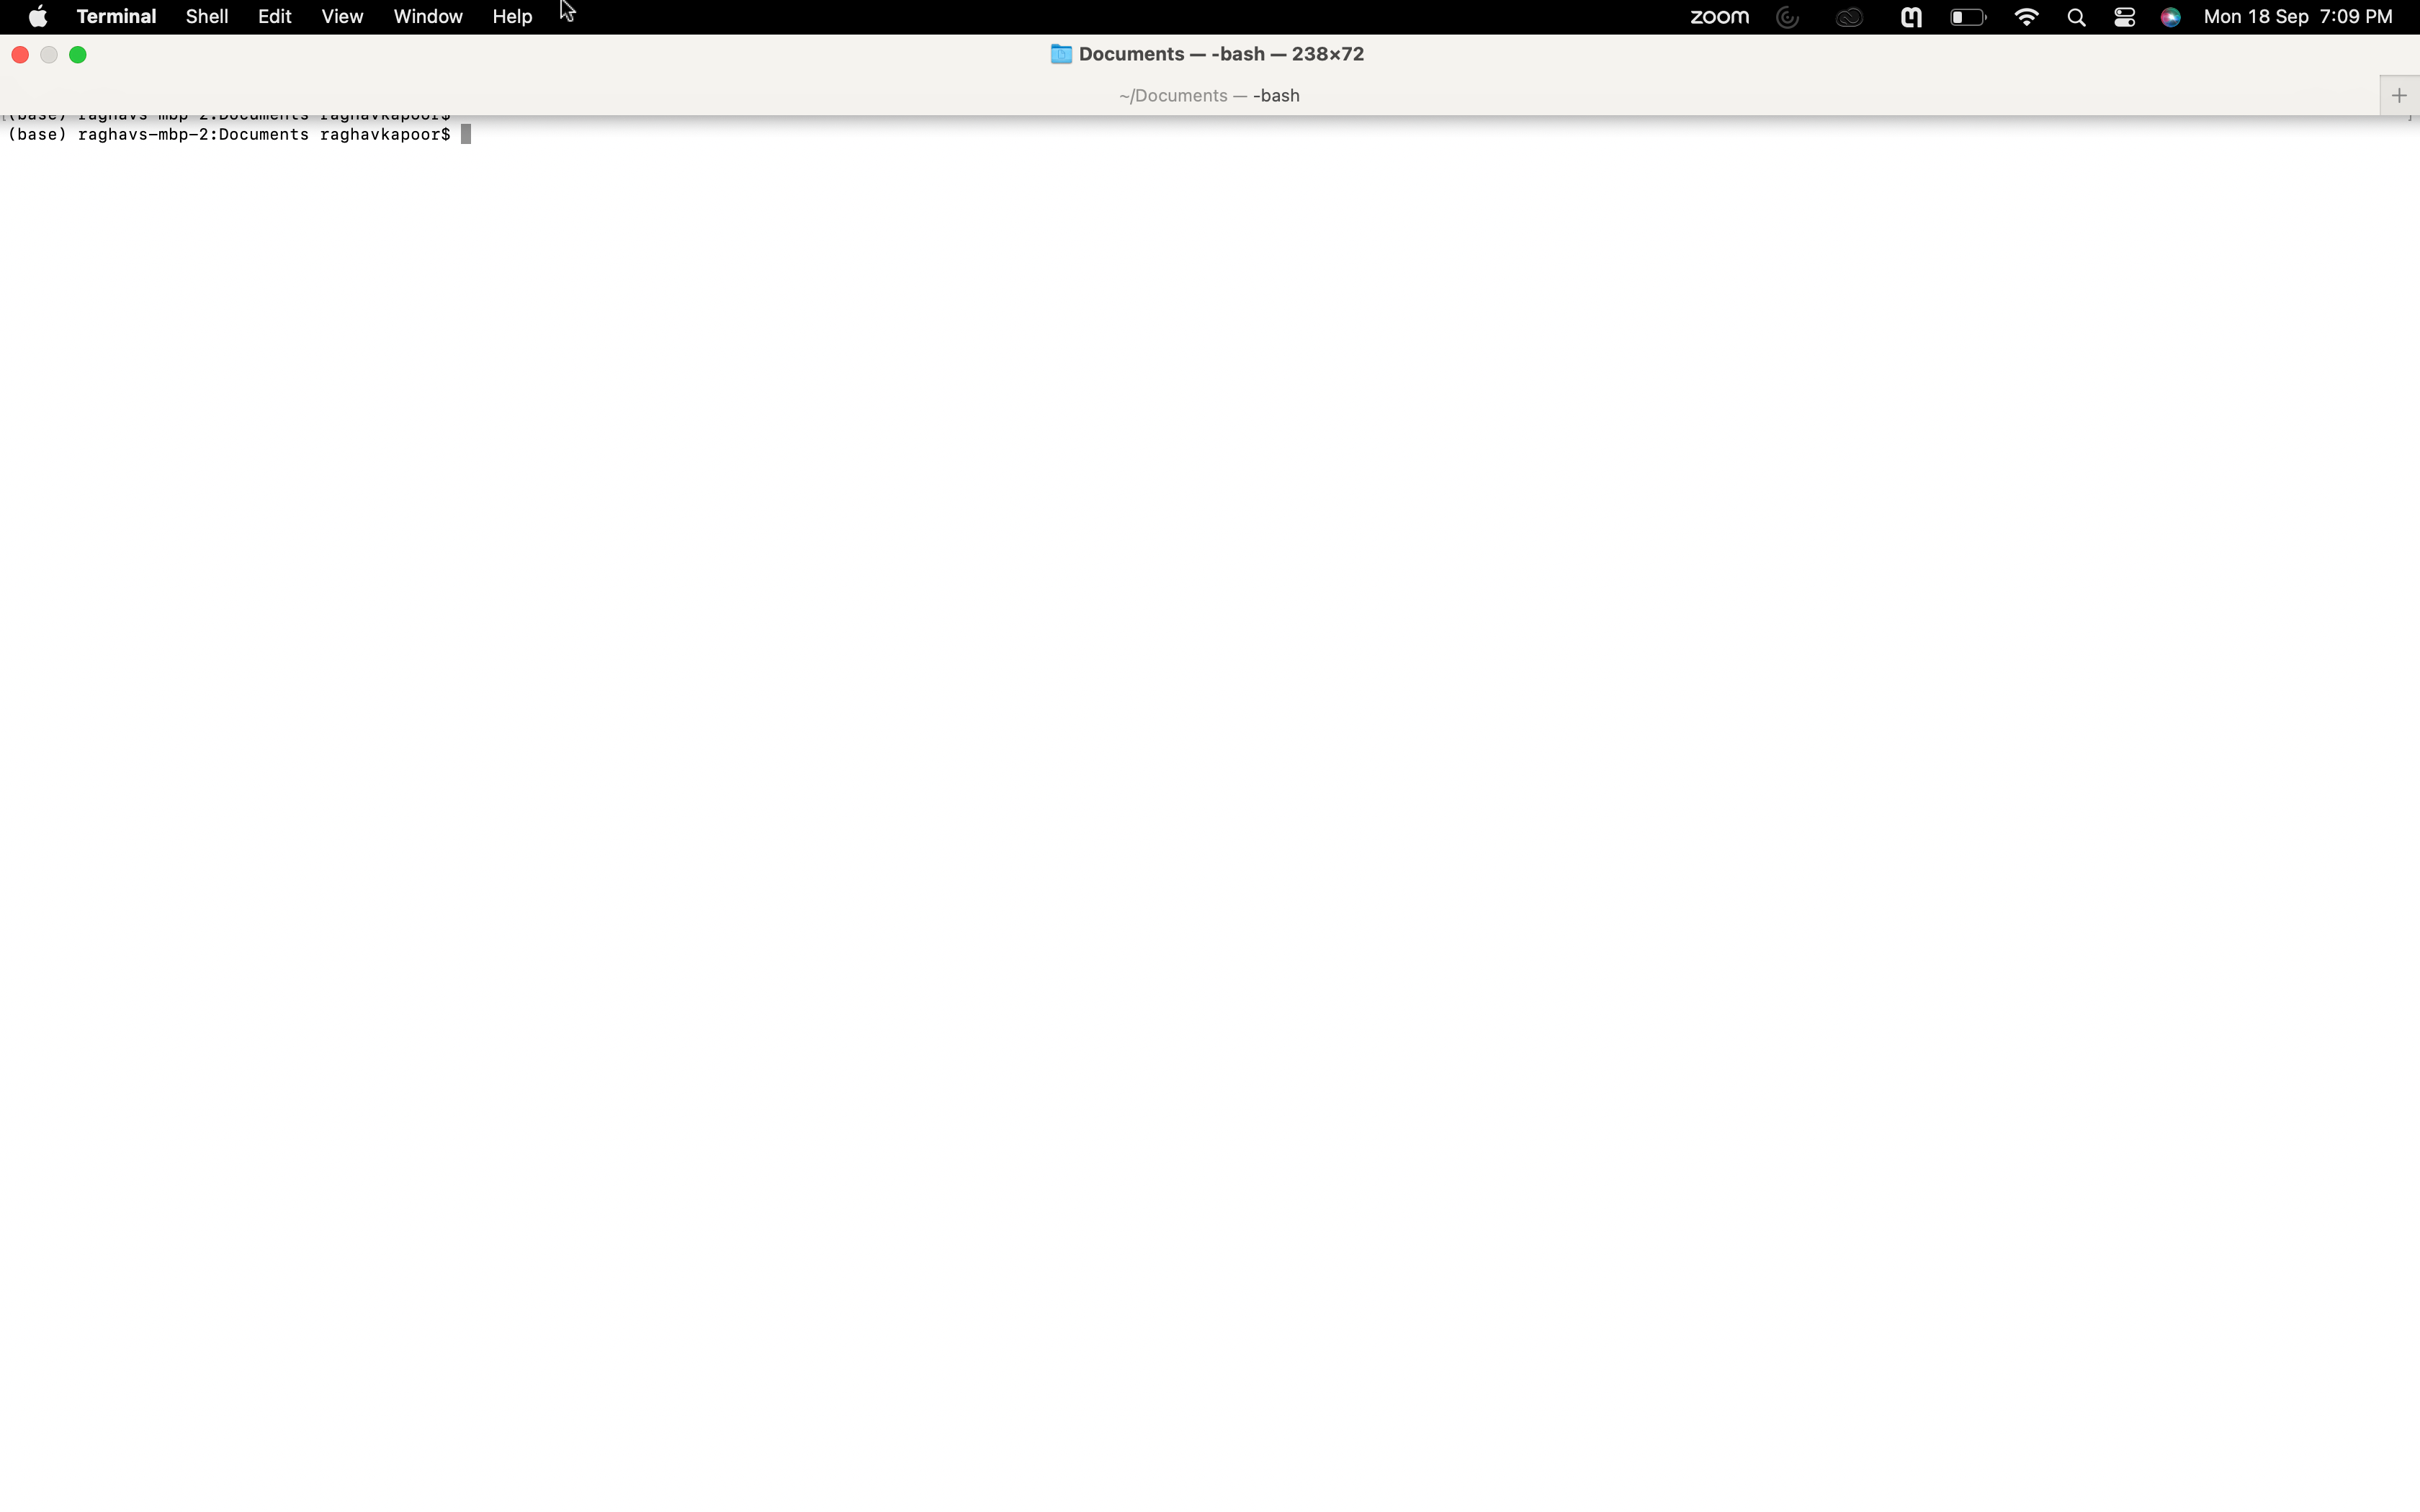 Image resolution: width=2420 pixels, height=1512 pixels. I want to click on the font size in the shell options, so click(205, 16).